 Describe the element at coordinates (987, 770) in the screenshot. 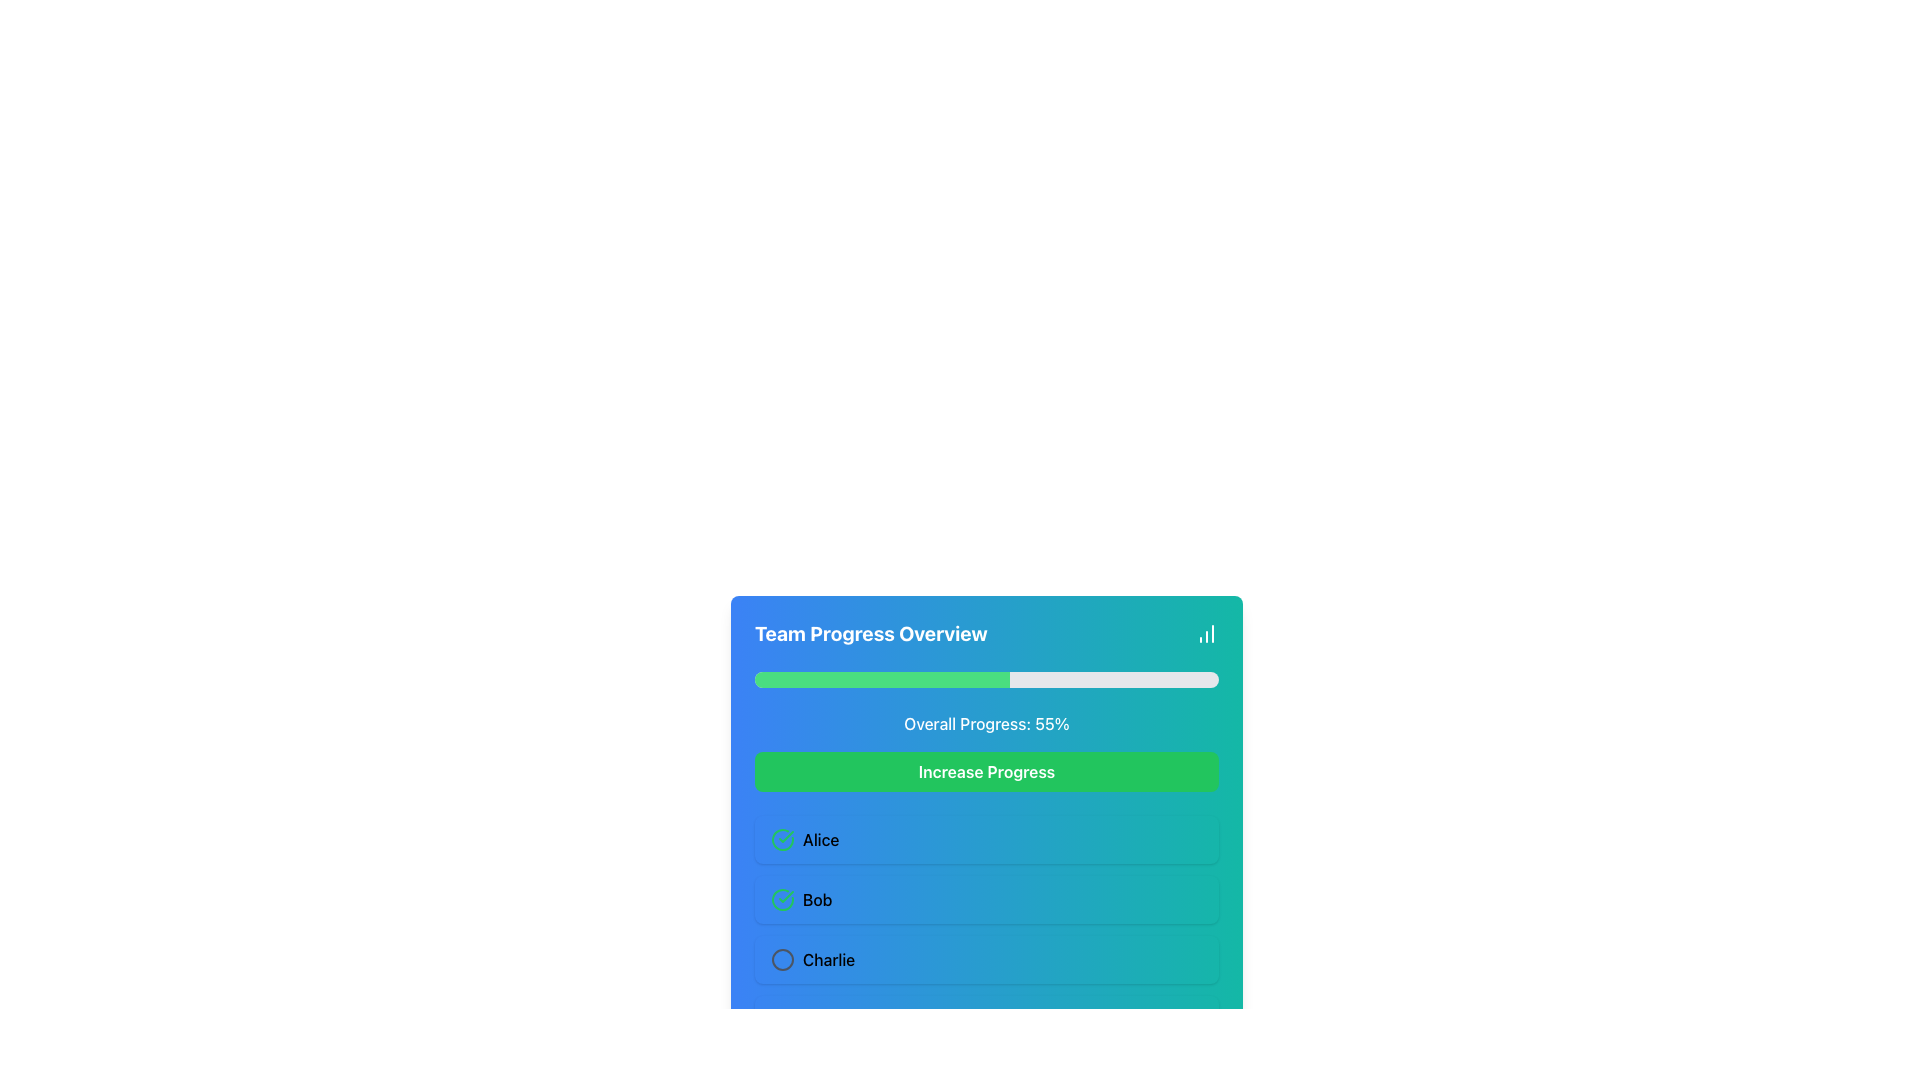

I see `the bright green button labeled 'Increase Progress' located below the progress bar in the 'Team Progress Overview' card` at that location.